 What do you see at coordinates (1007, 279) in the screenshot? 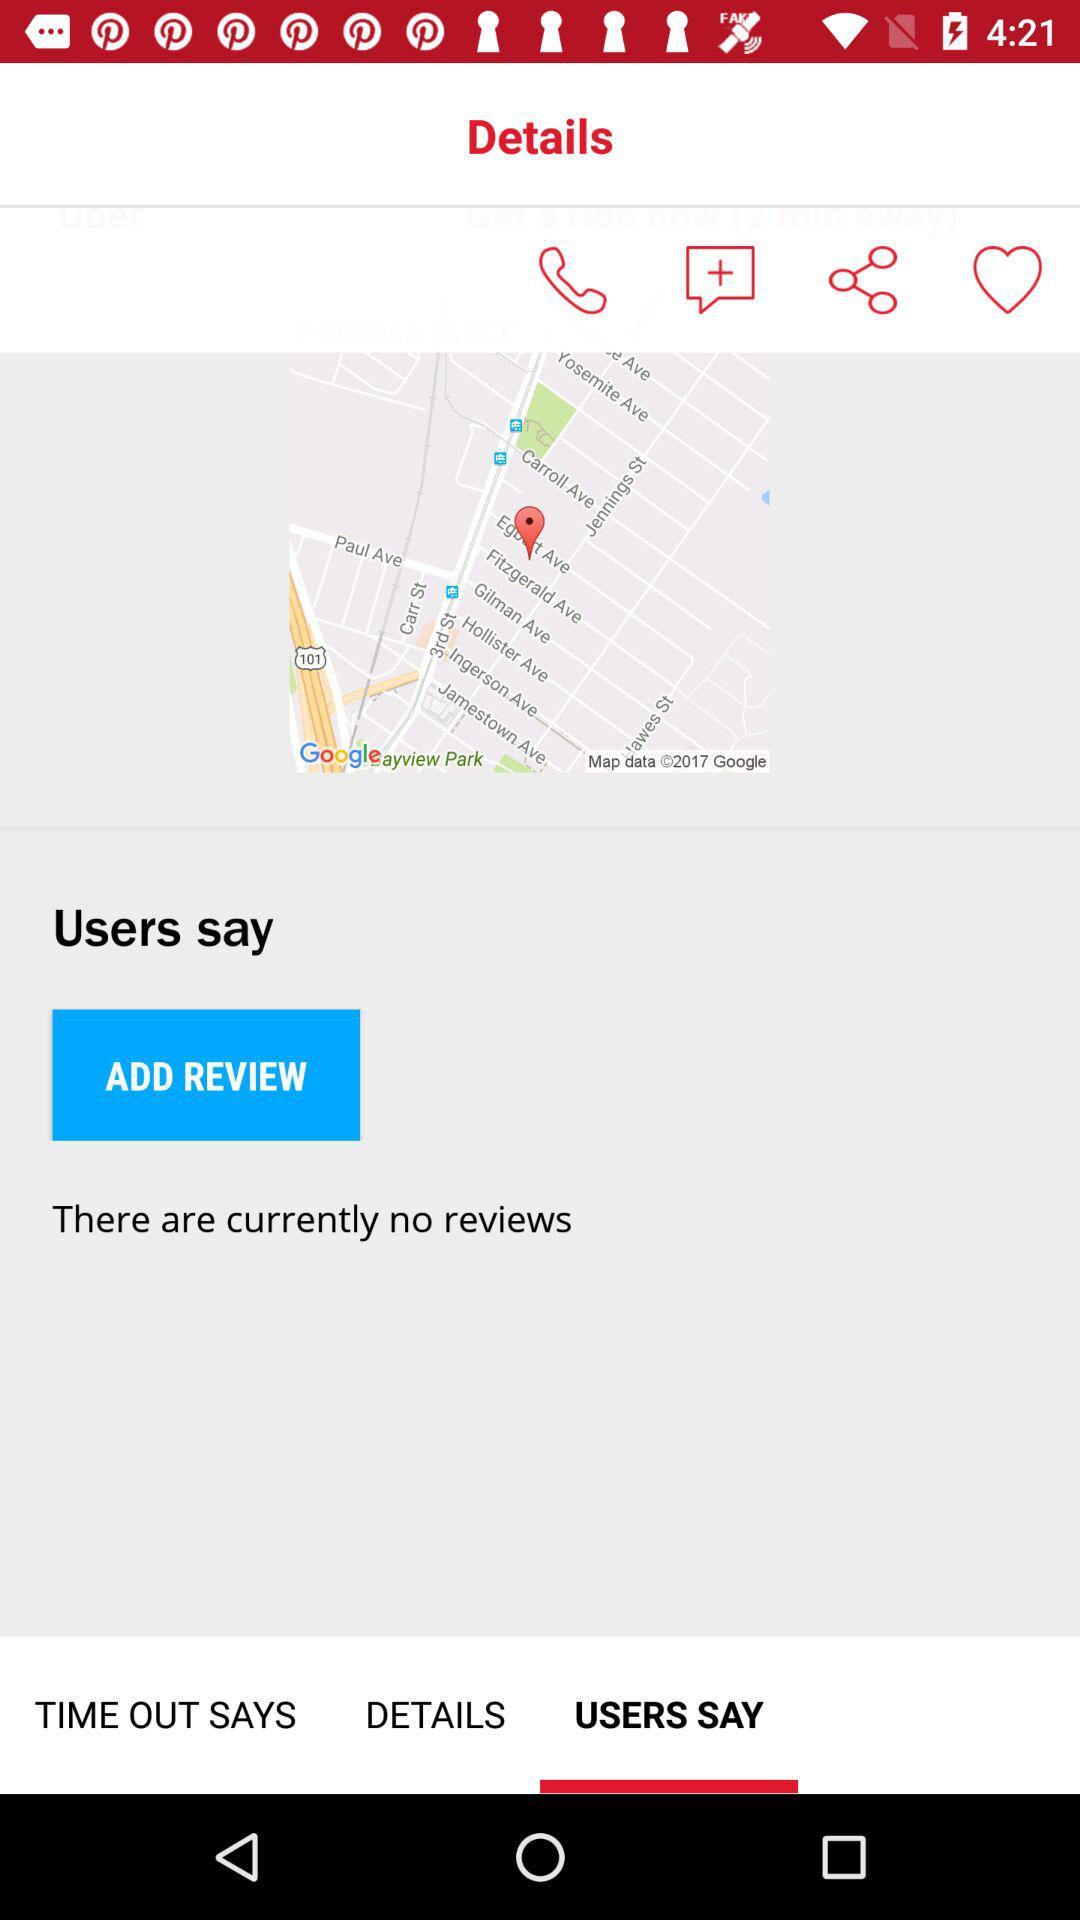
I see `the favorite icon` at bounding box center [1007, 279].